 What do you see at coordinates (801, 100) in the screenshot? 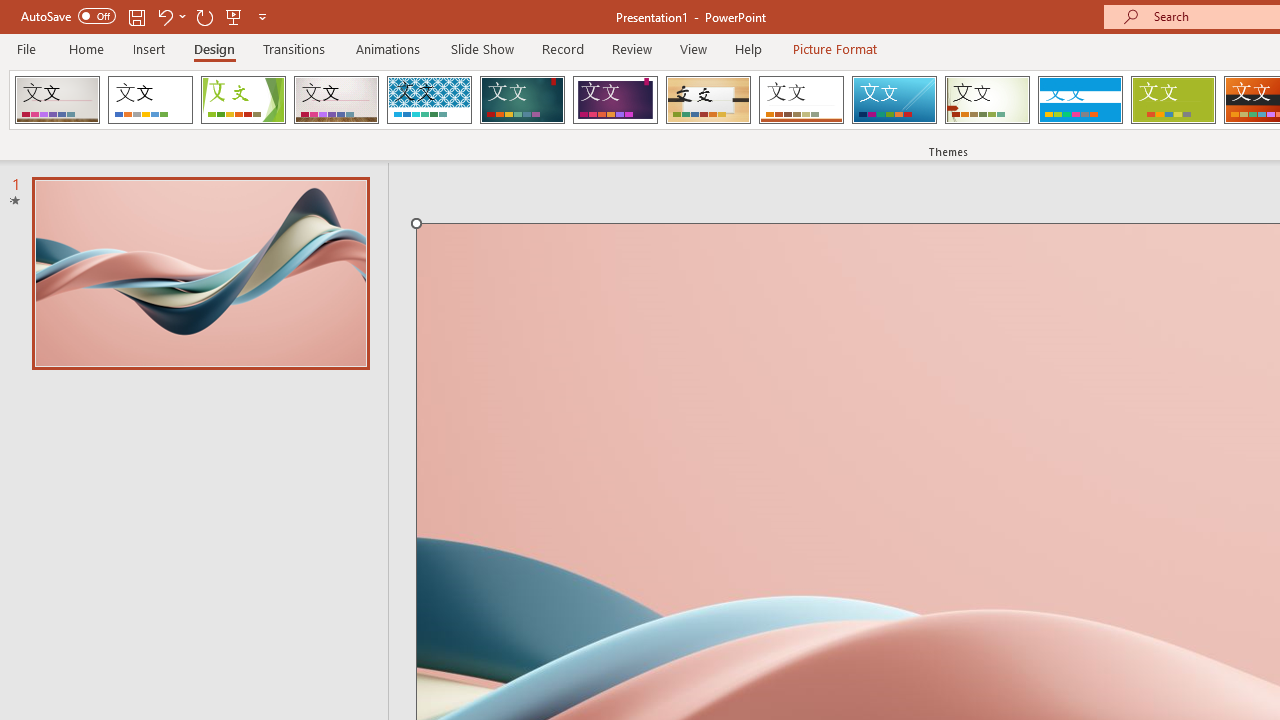
I see `'Retrospect'` at bounding box center [801, 100].